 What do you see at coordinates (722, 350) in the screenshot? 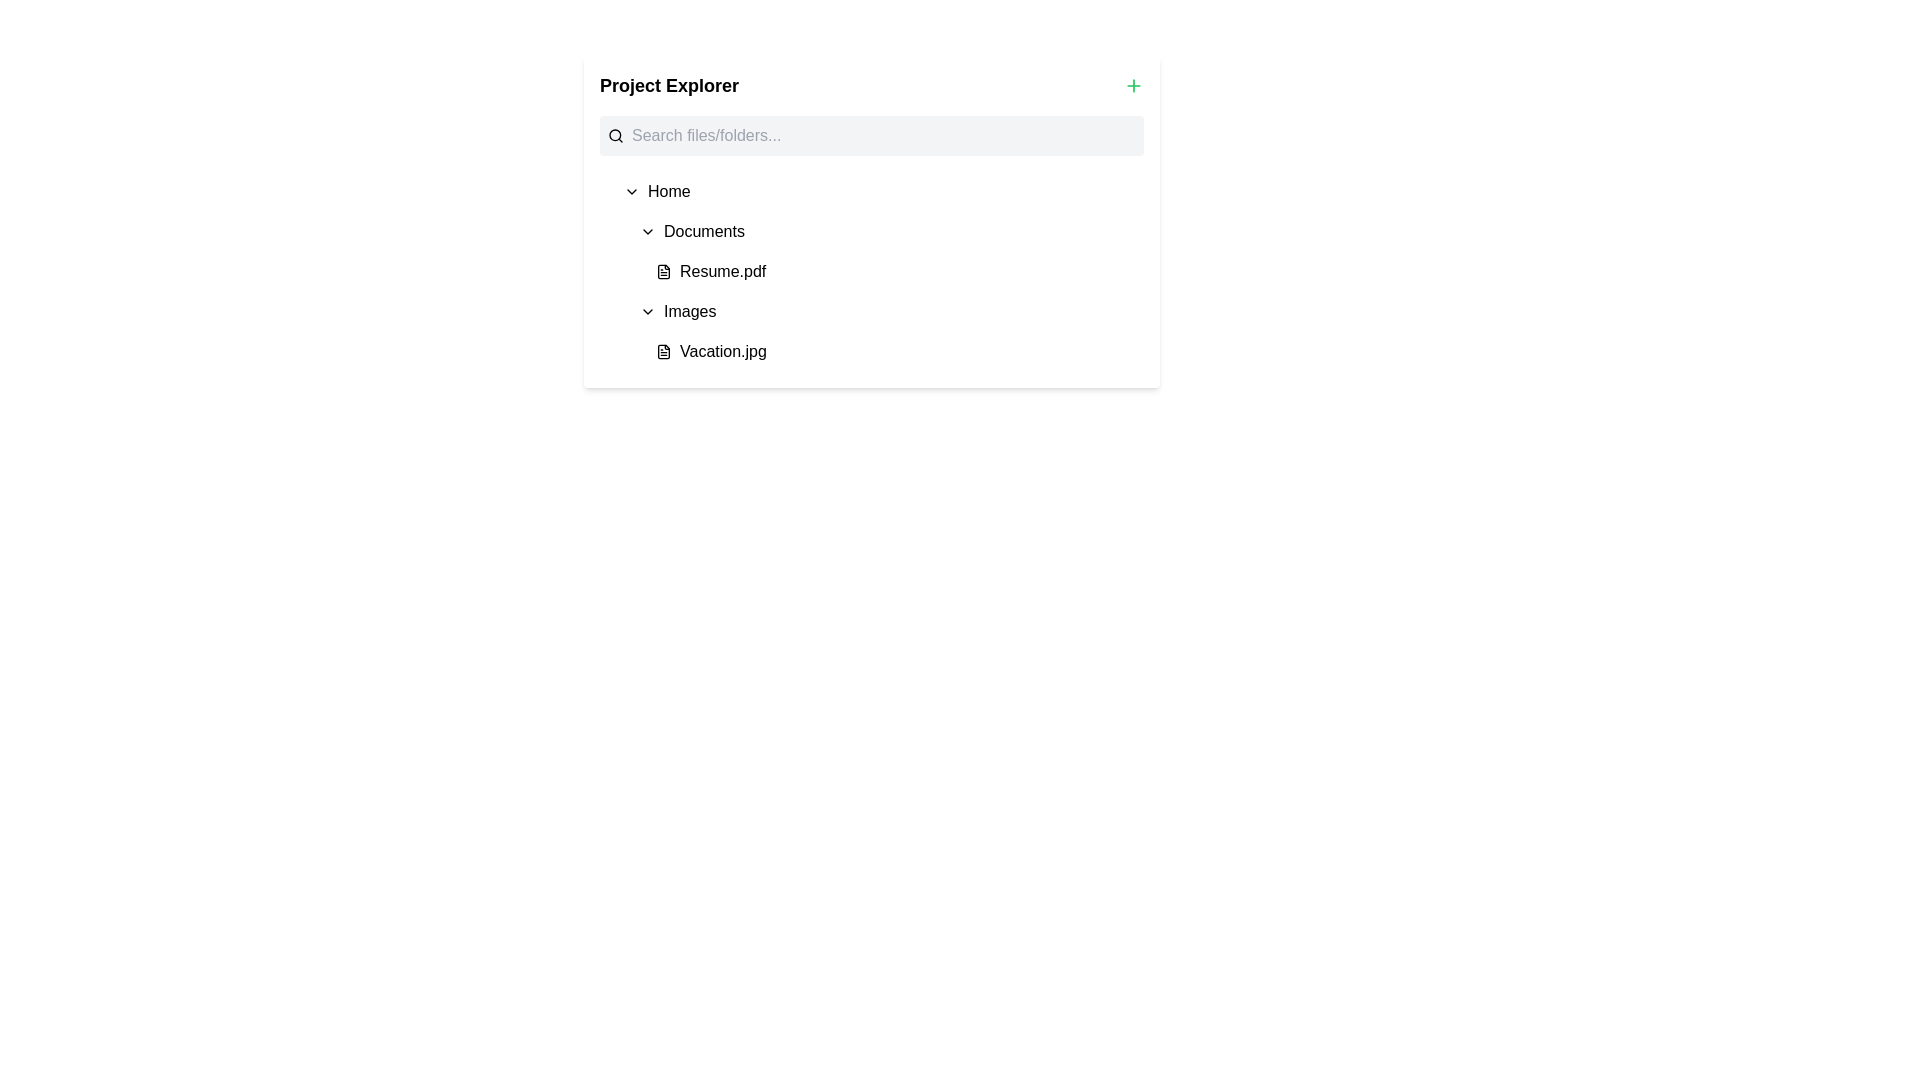
I see `the label displaying the file name 'Vacation.jpg' located to the right of the document icon in the 'Images' folder under 'Project Explorer'` at bounding box center [722, 350].